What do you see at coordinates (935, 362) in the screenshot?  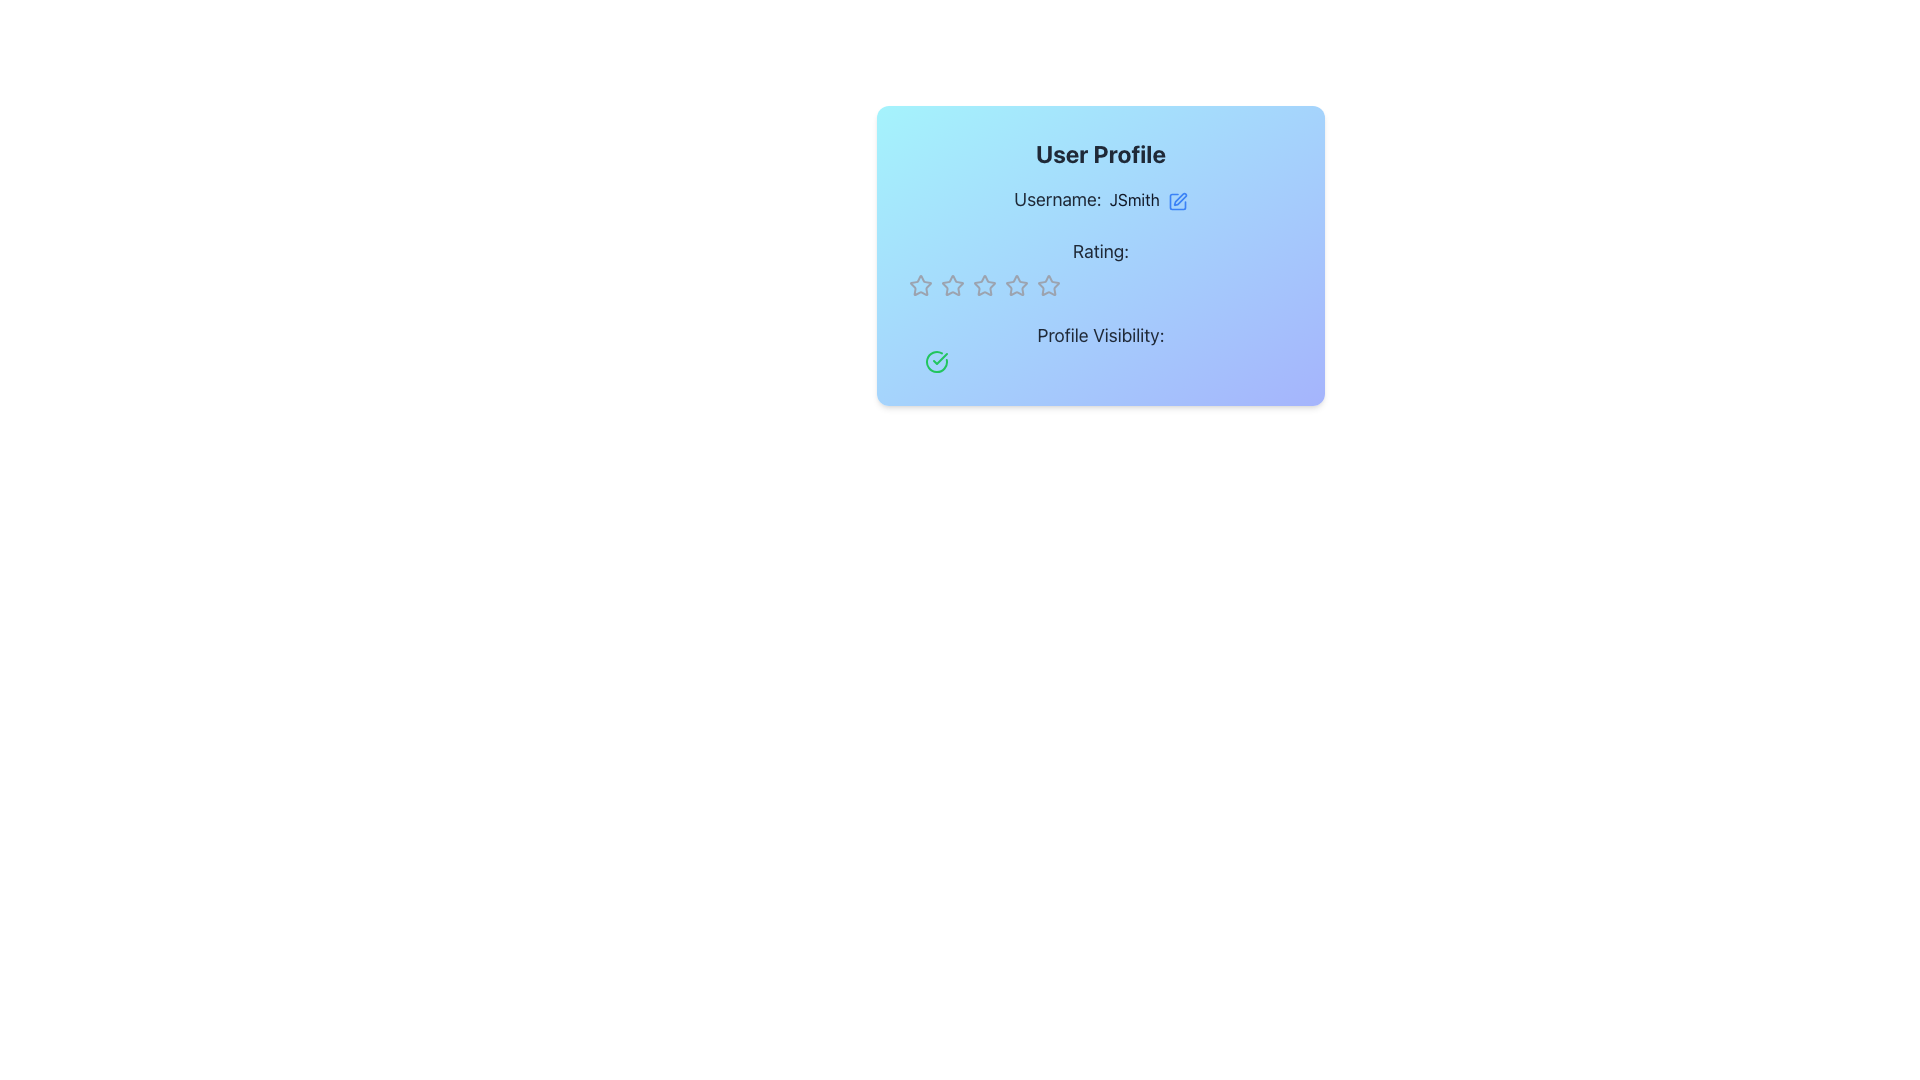 I see `the circular icon with a checkmark inside it, which is styled in a green stroke color and located in the 'Profile Visibility' section of the user profile card` at bounding box center [935, 362].